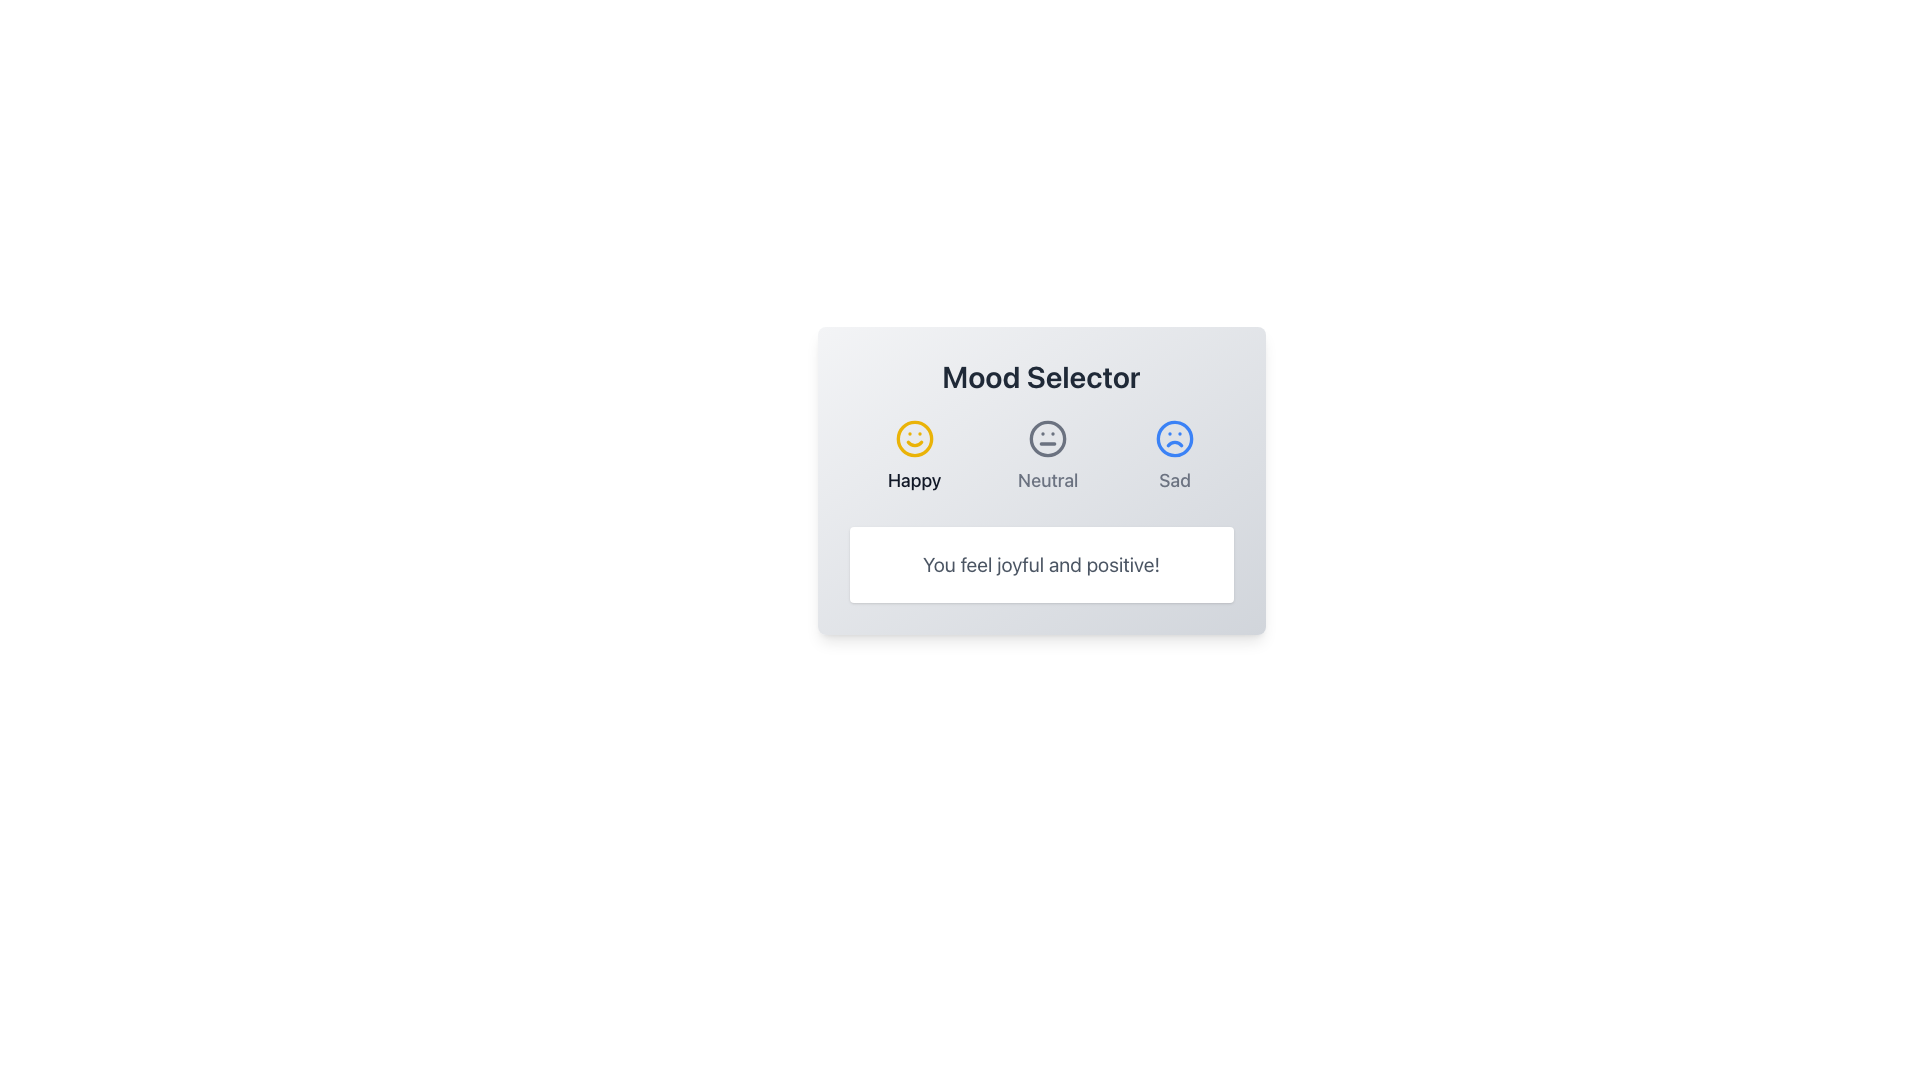 The width and height of the screenshot is (1920, 1080). Describe the element at coordinates (1047, 438) in the screenshot. I see `the central part of the 'Neutral' mood icon, which serves as a decorative boundary in the mood selector` at that location.